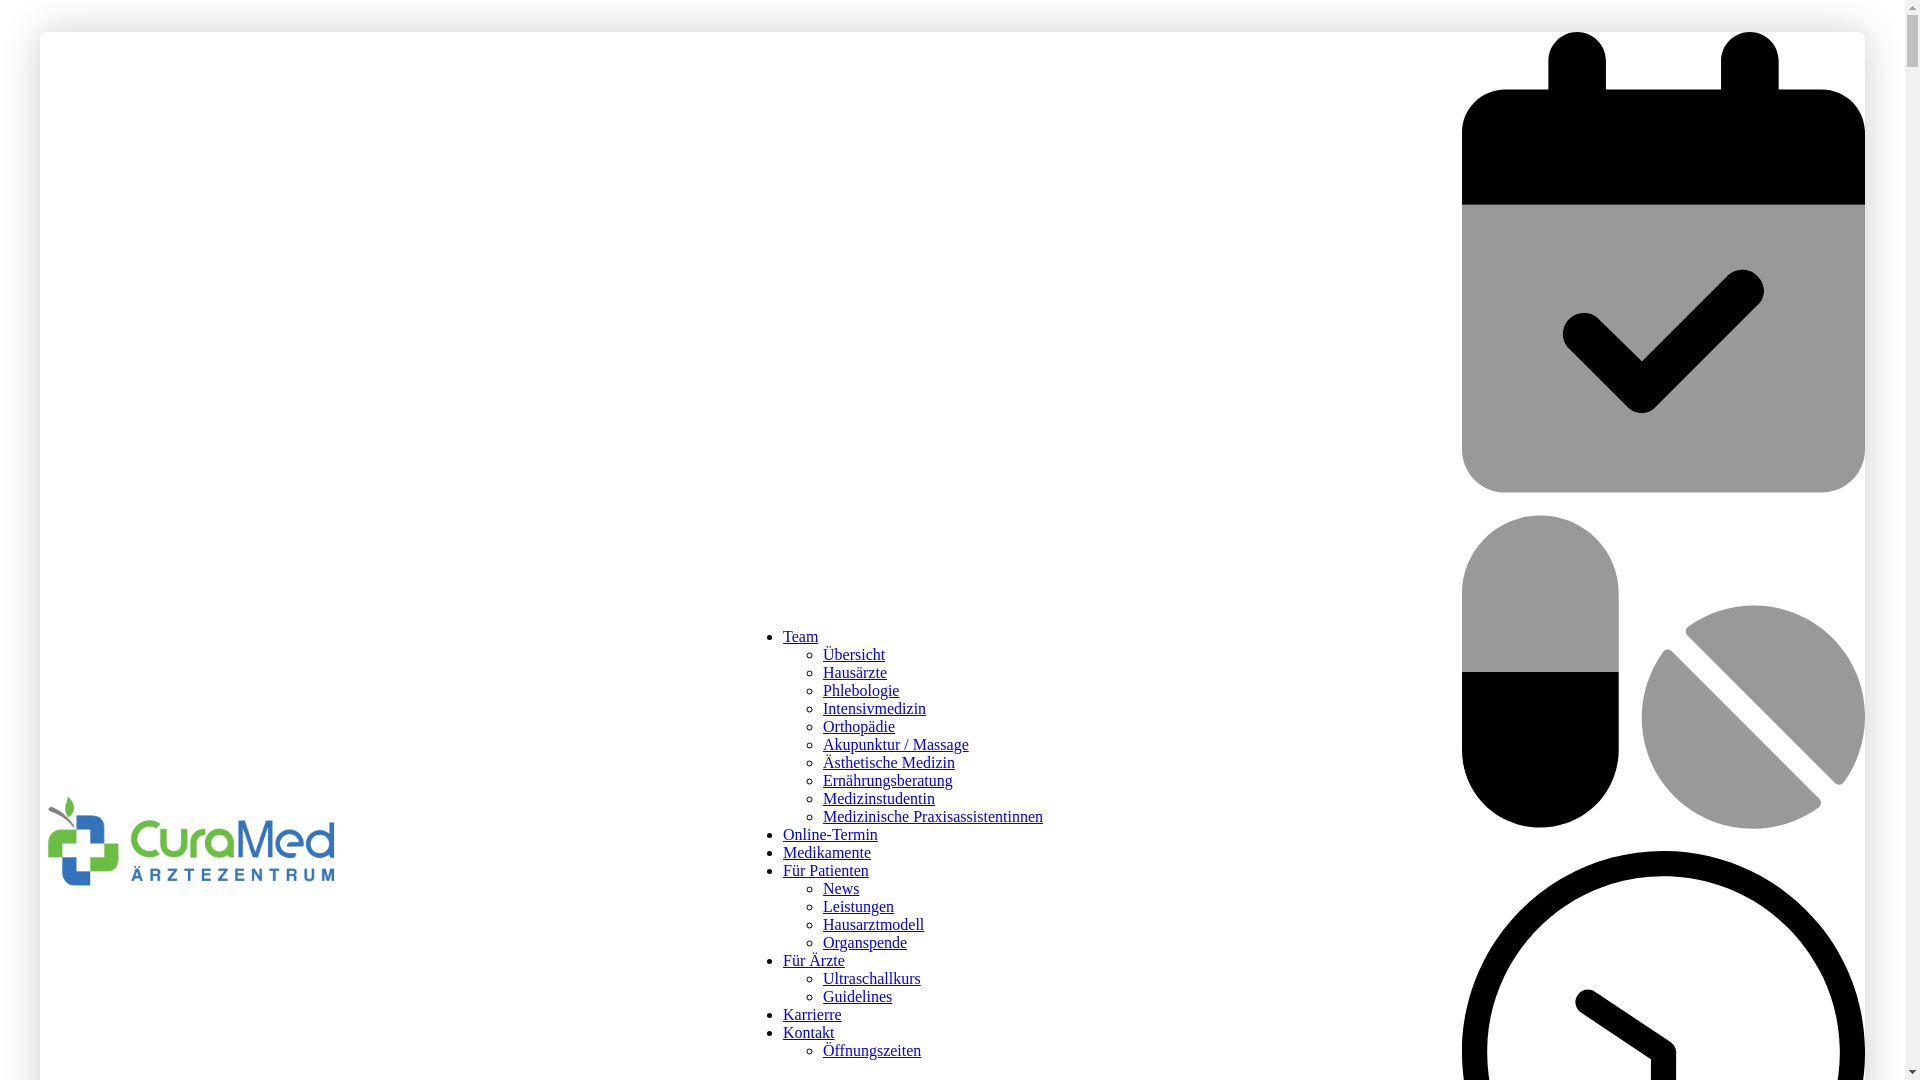 The height and width of the screenshot is (1080, 1920). Describe the element at coordinates (800, 636) in the screenshot. I see `'Team'` at that location.